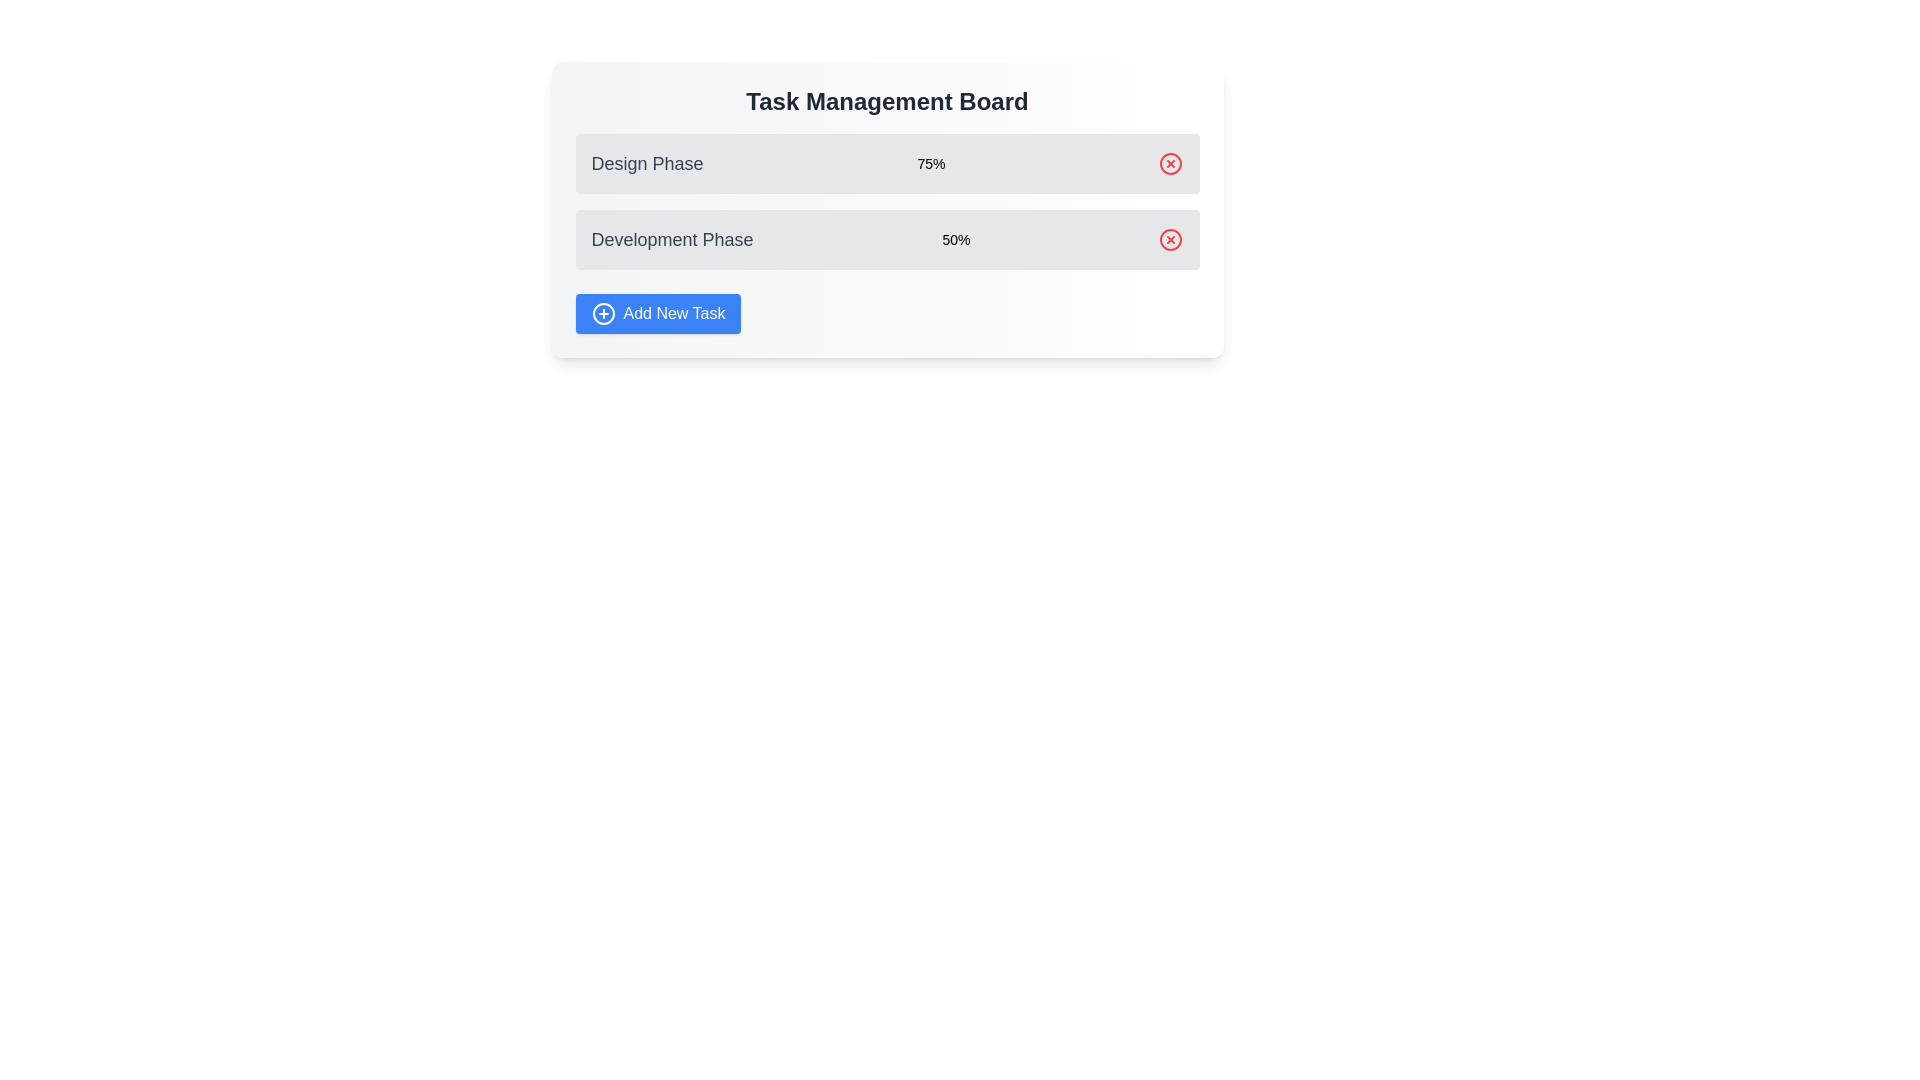 Image resolution: width=1920 pixels, height=1080 pixels. I want to click on the rectangular blue button labeled 'Add New Task' located below the 'Development Phase' section to trigger tooltip or visual feedback, so click(658, 313).